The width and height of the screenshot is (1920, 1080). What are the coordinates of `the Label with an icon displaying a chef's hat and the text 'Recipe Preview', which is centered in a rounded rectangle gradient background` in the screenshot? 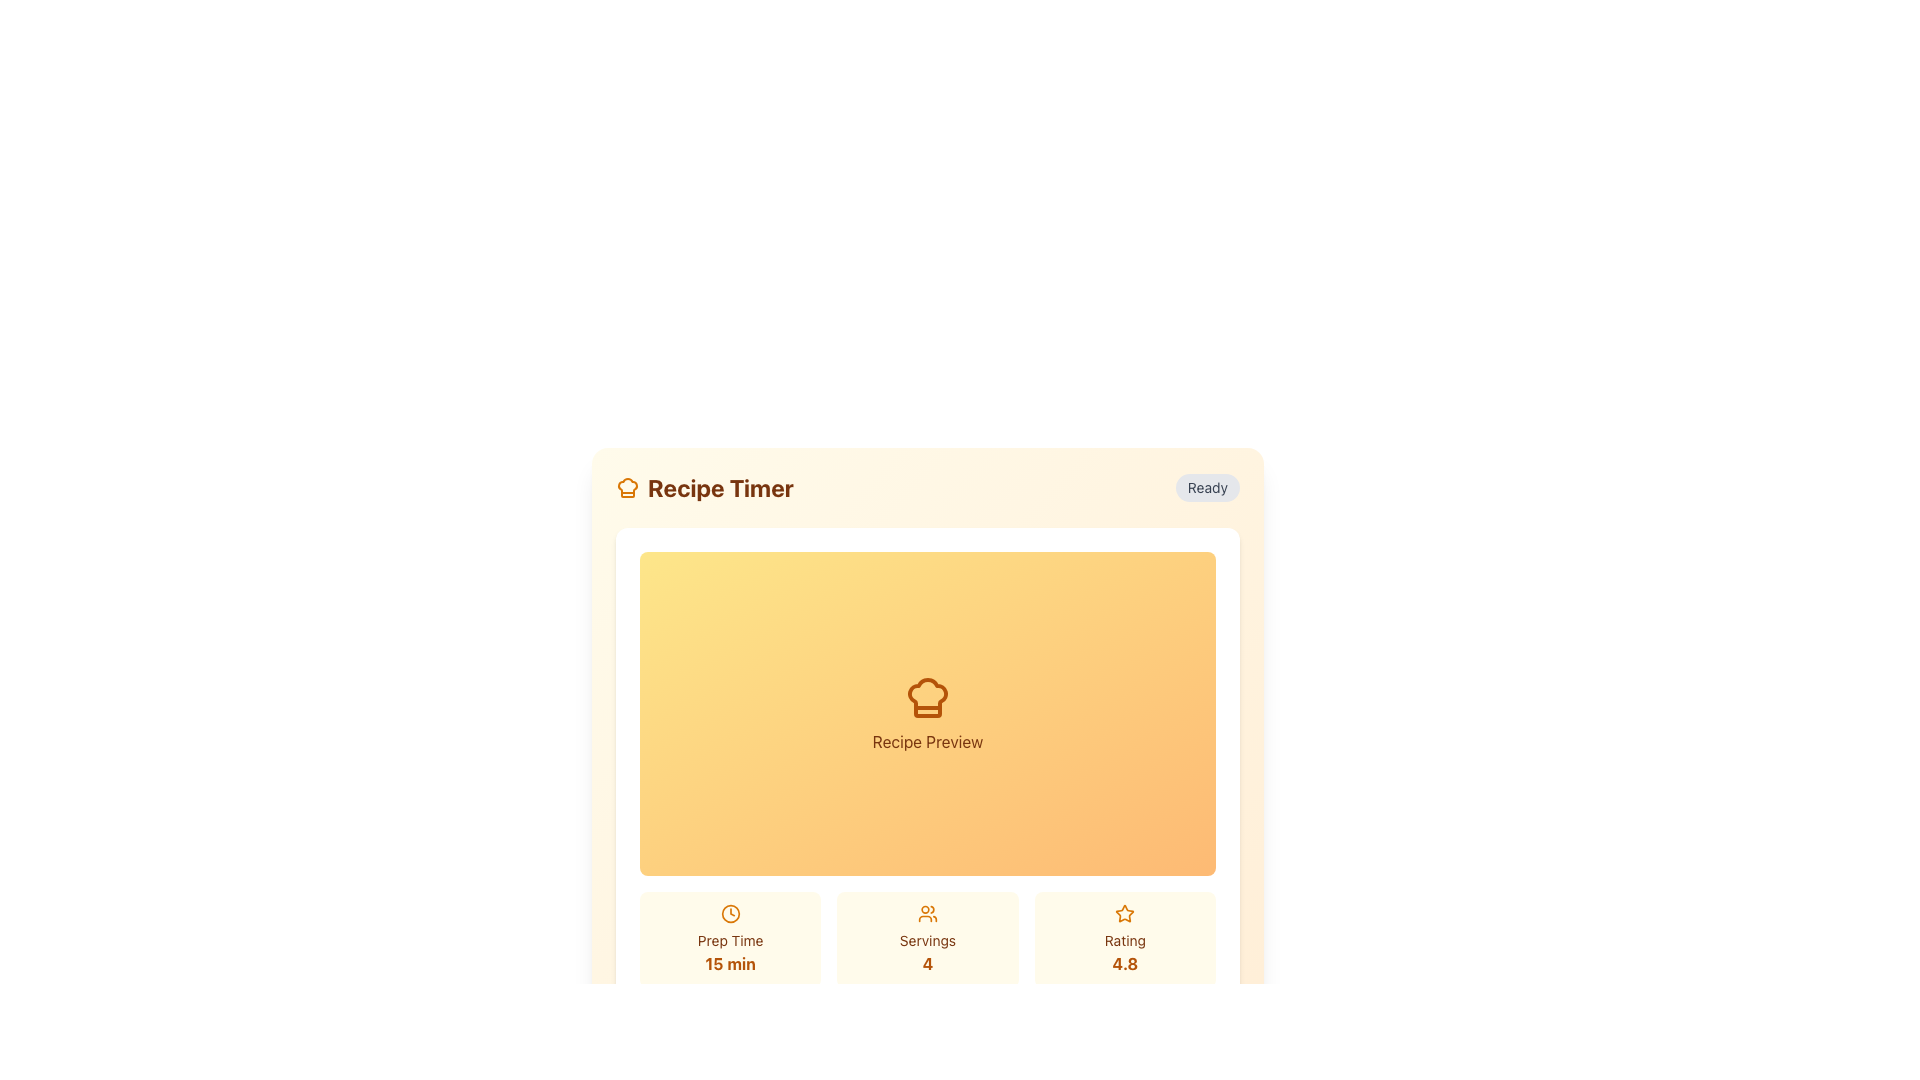 It's located at (926, 712).